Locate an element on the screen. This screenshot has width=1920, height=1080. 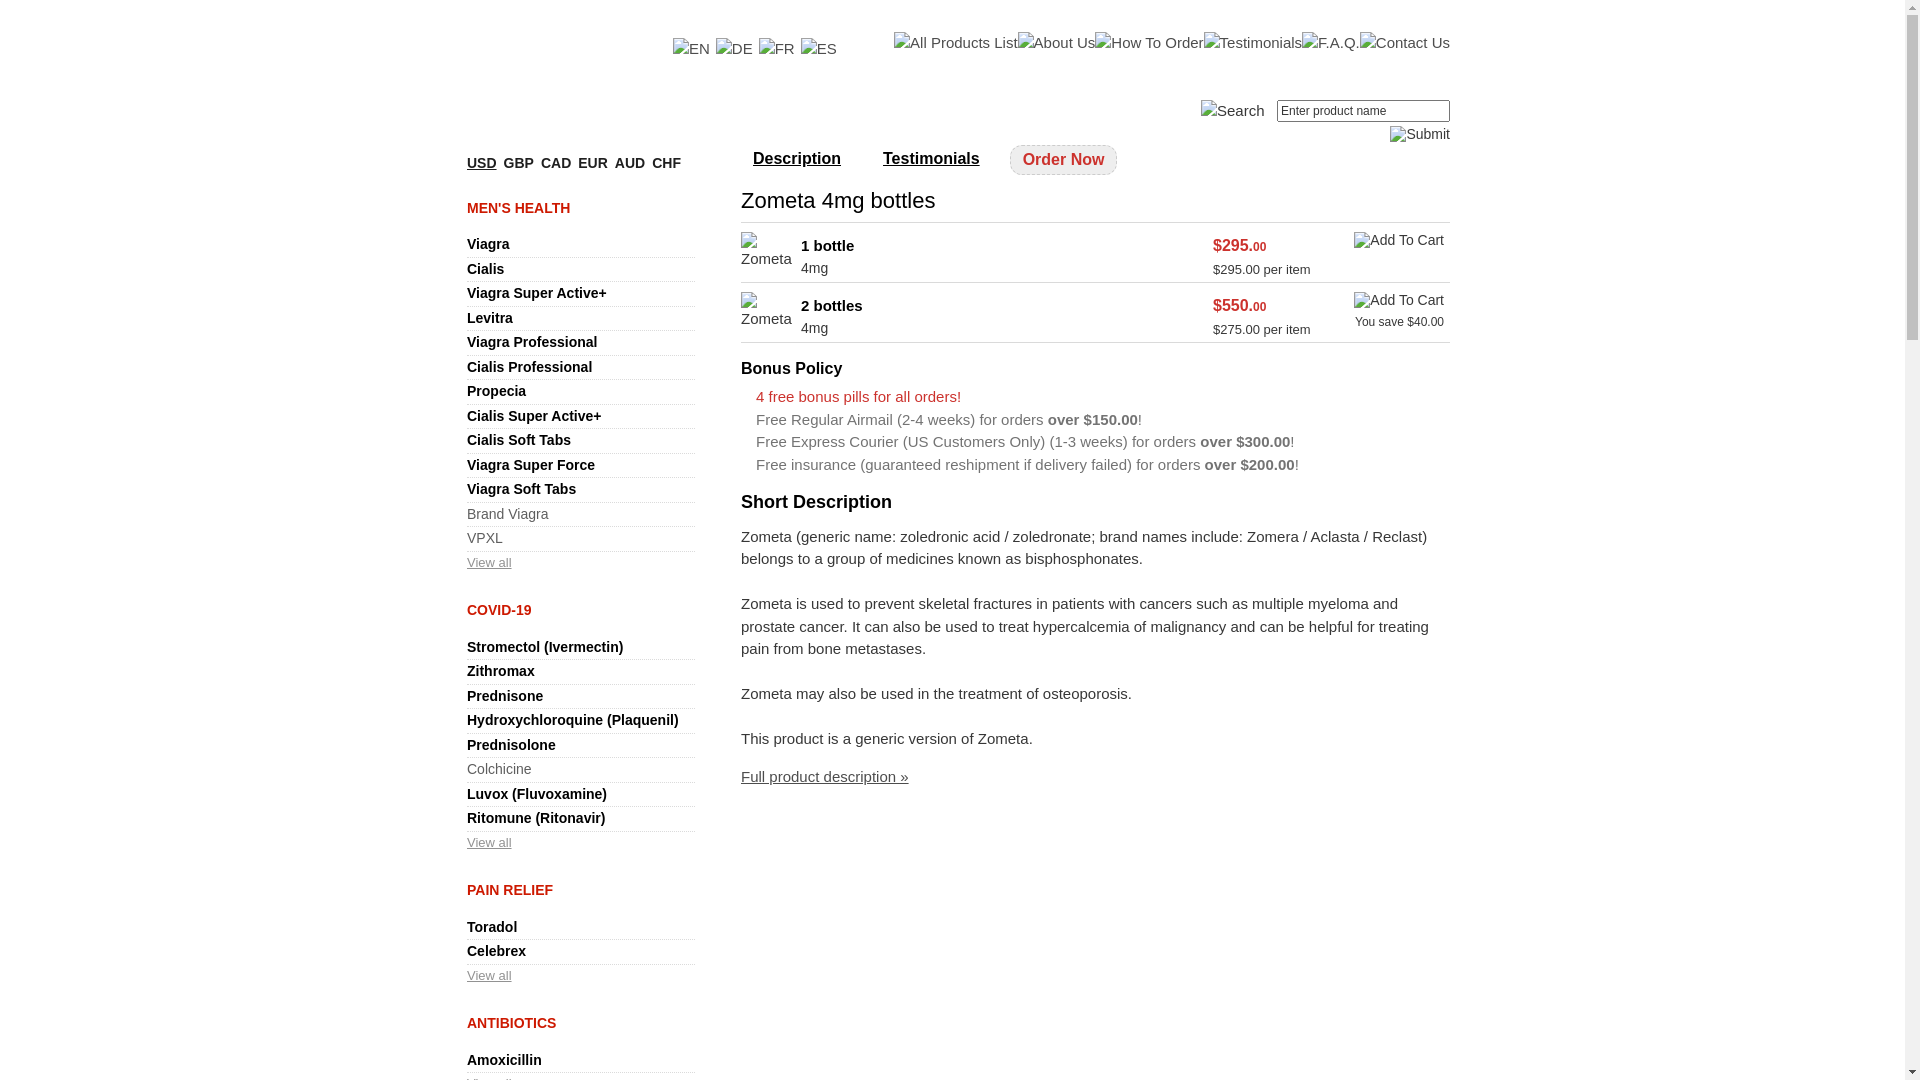
'View all' is located at coordinates (465, 974).